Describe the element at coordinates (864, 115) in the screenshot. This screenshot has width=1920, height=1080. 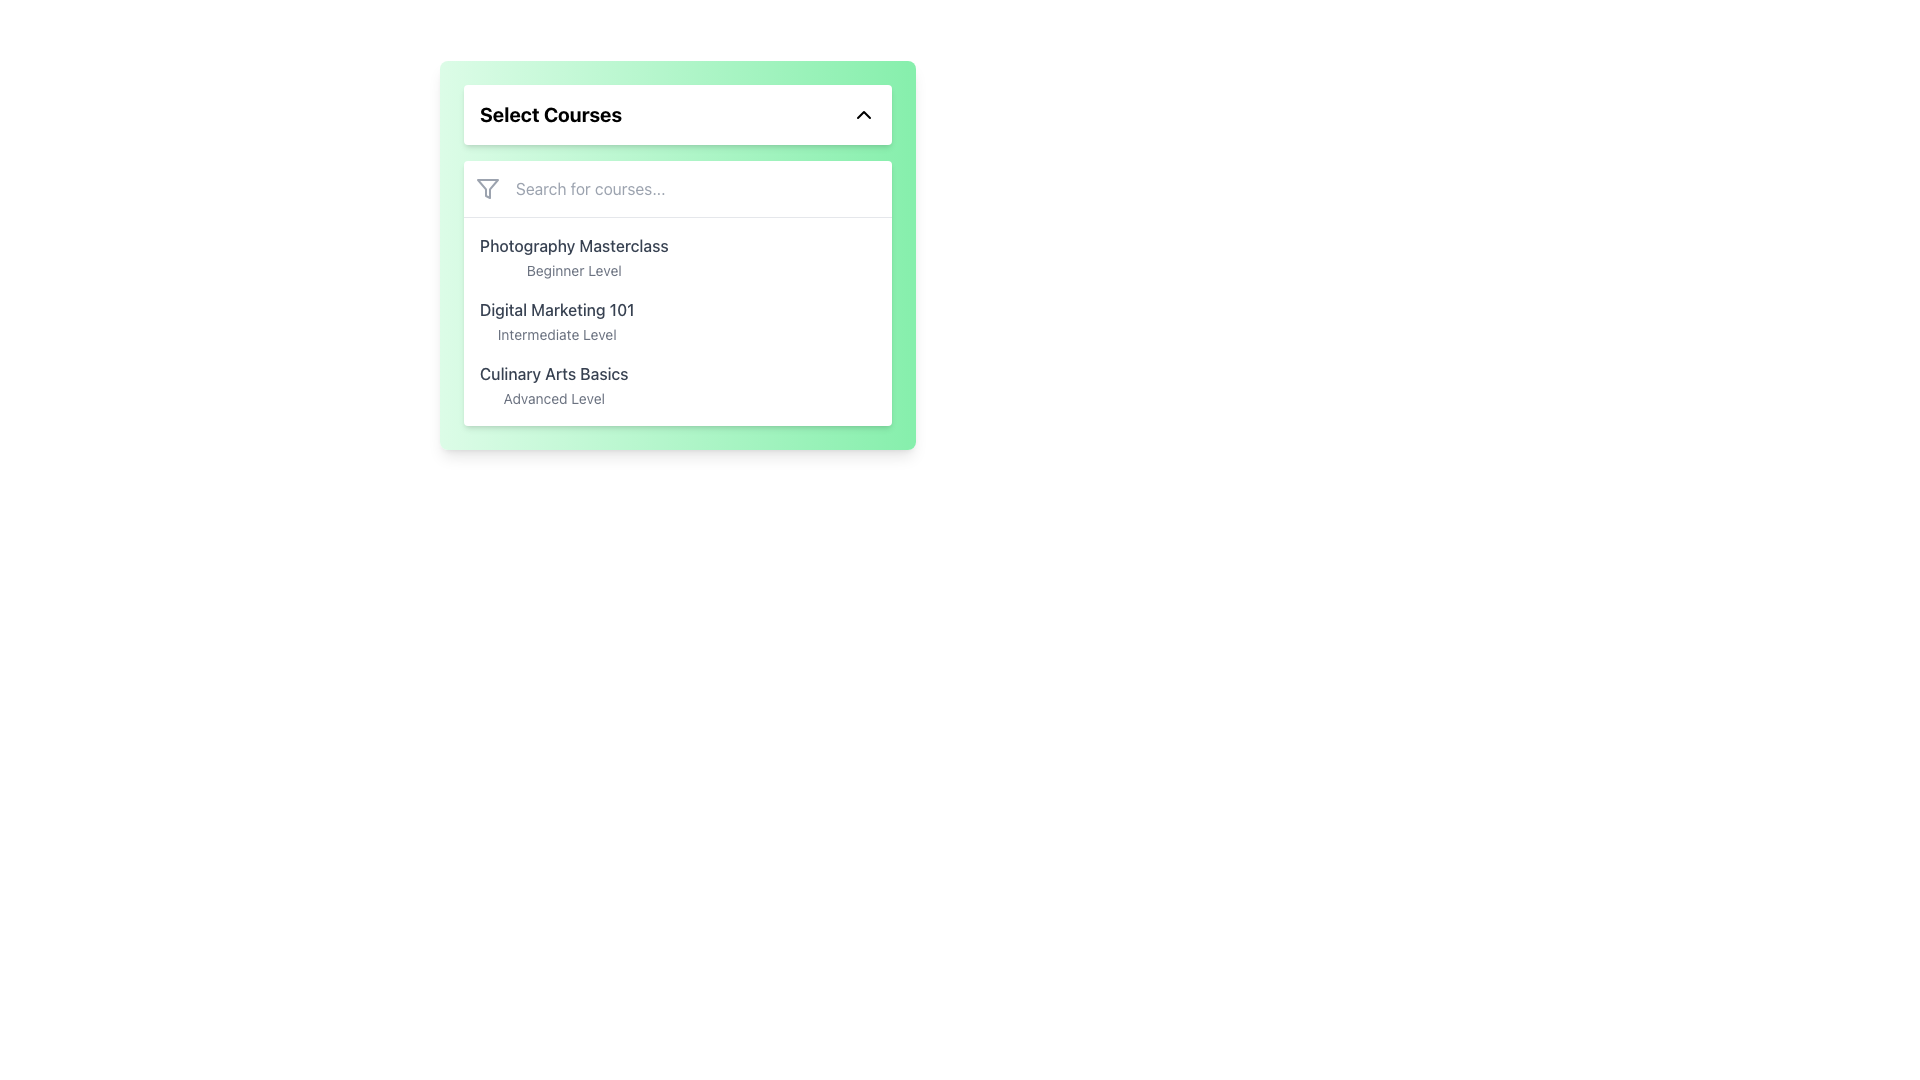
I see `the chevron icon button located to the right of the 'Select Courses' label` at that location.